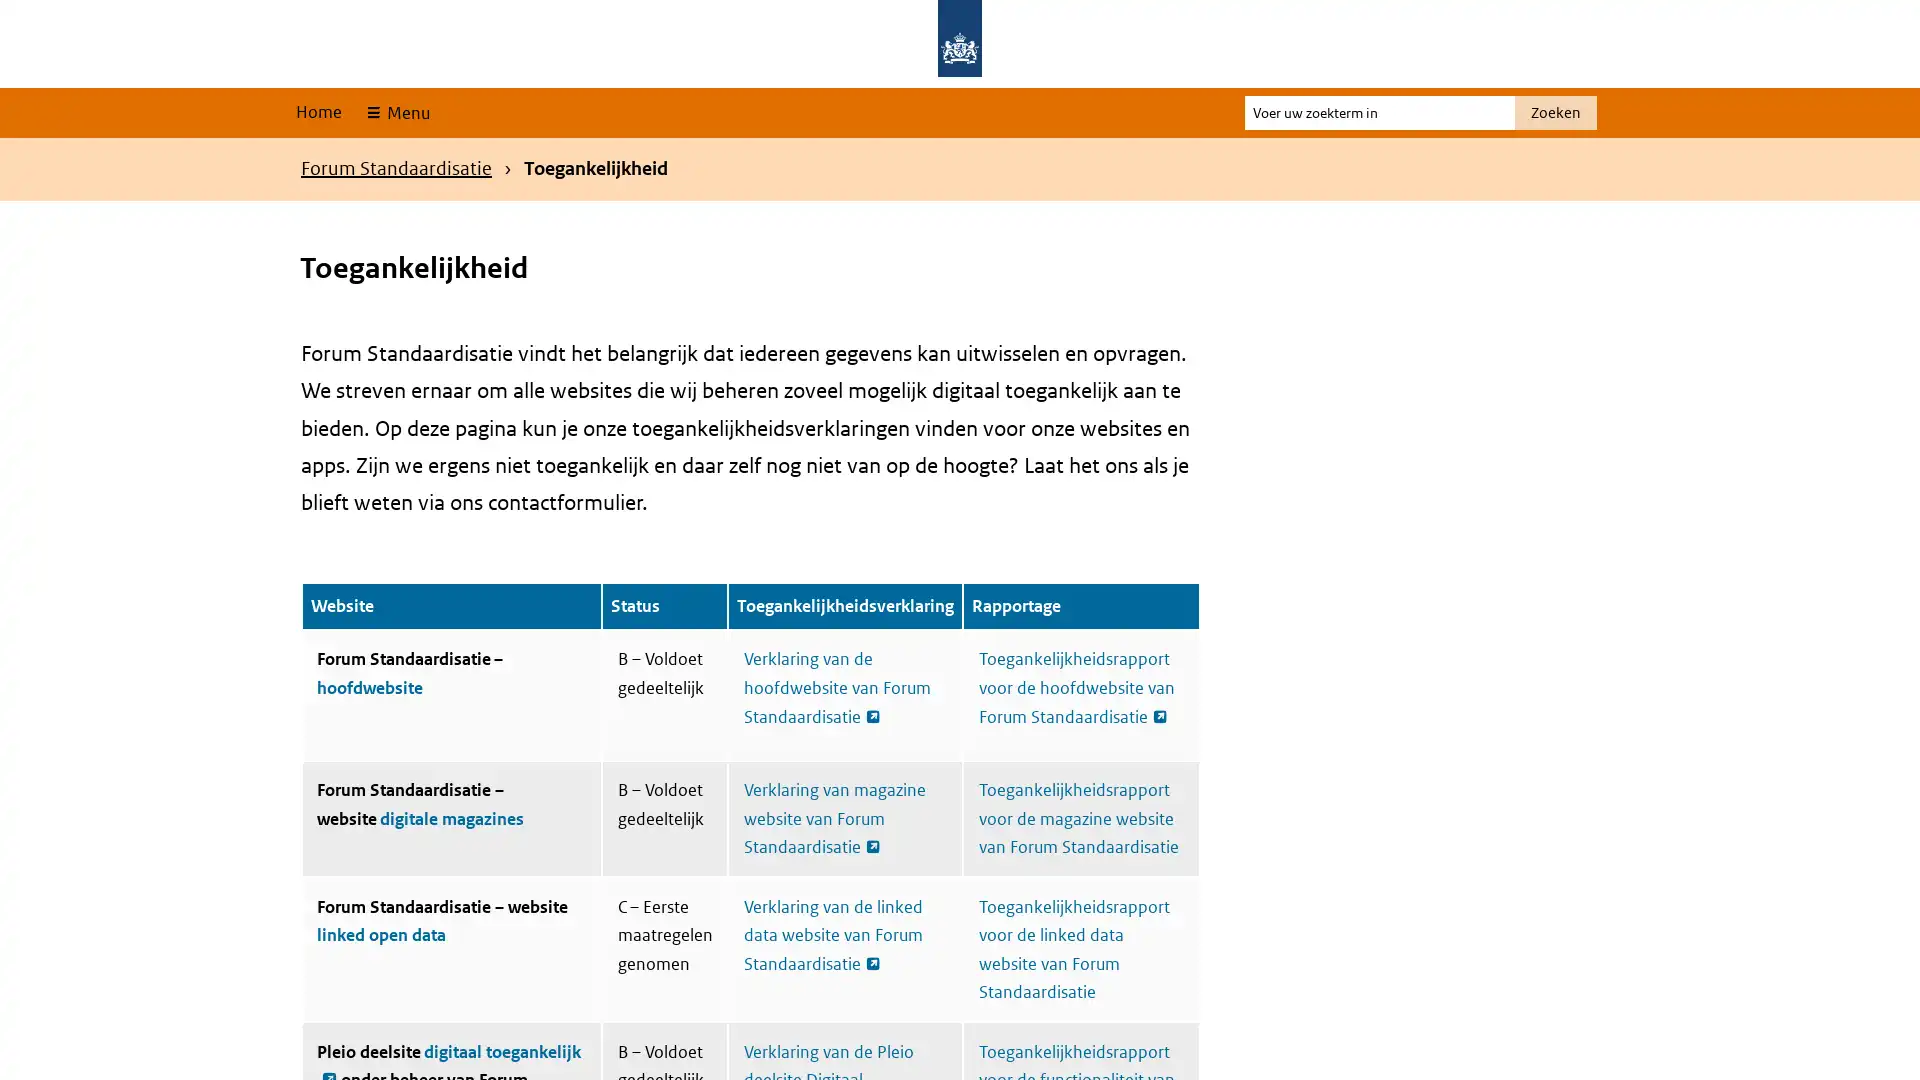 The width and height of the screenshot is (1920, 1080). I want to click on Zoeken, so click(1554, 112).